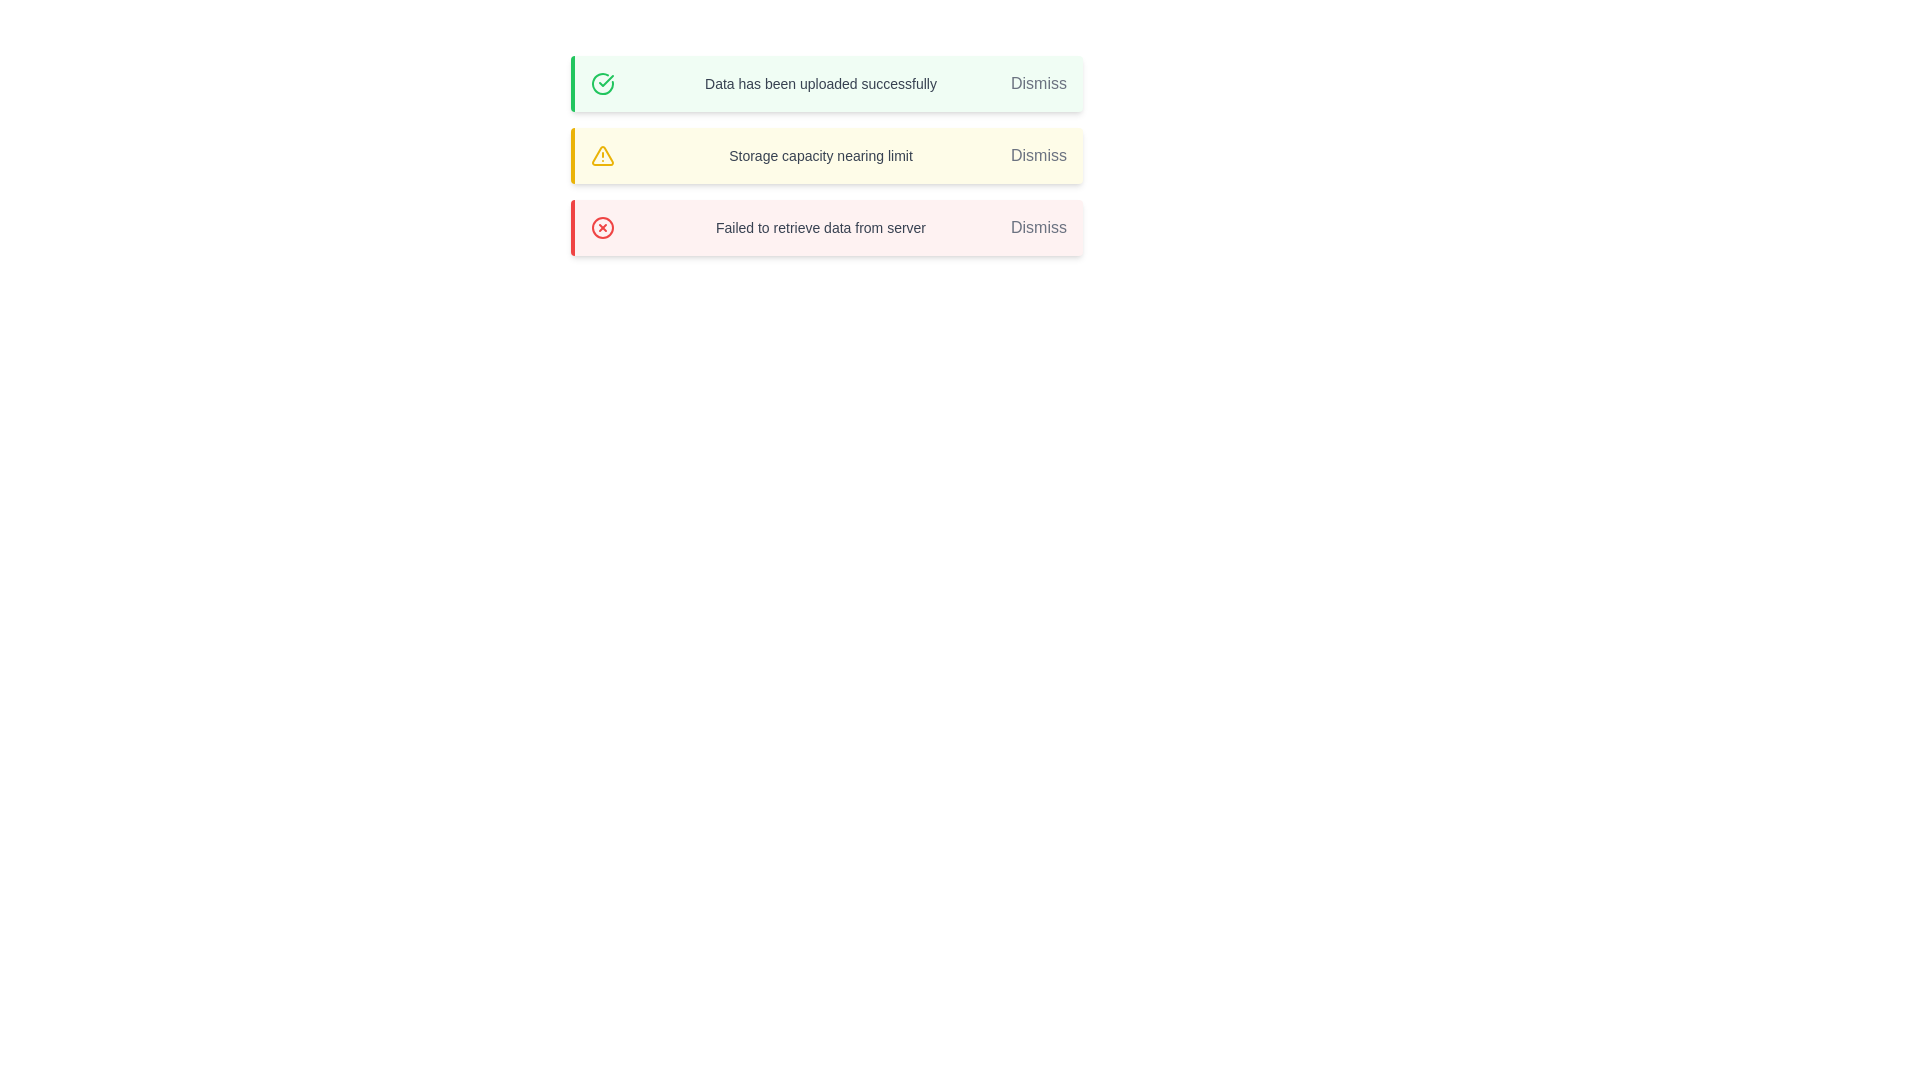 The height and width of the screenshot is (1080, 1920). What do you see at coordinates (1038, 83) in the screenshot?
I see `dismiss button for the alert with the message 'Data has been uploaded successfully'` at bounding box center [1038, 83].